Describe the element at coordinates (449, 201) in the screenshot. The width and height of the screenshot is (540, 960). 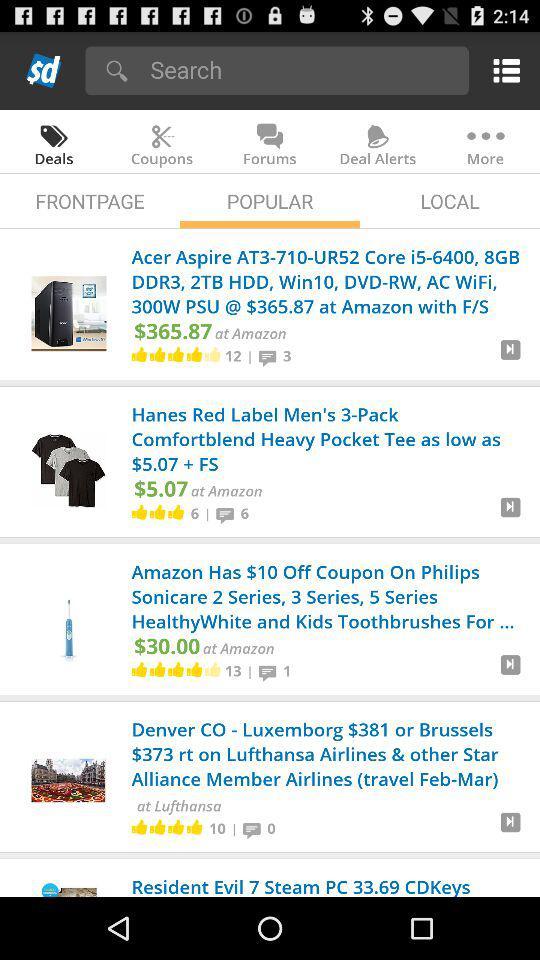
I see `app next to the popular item` at that location.